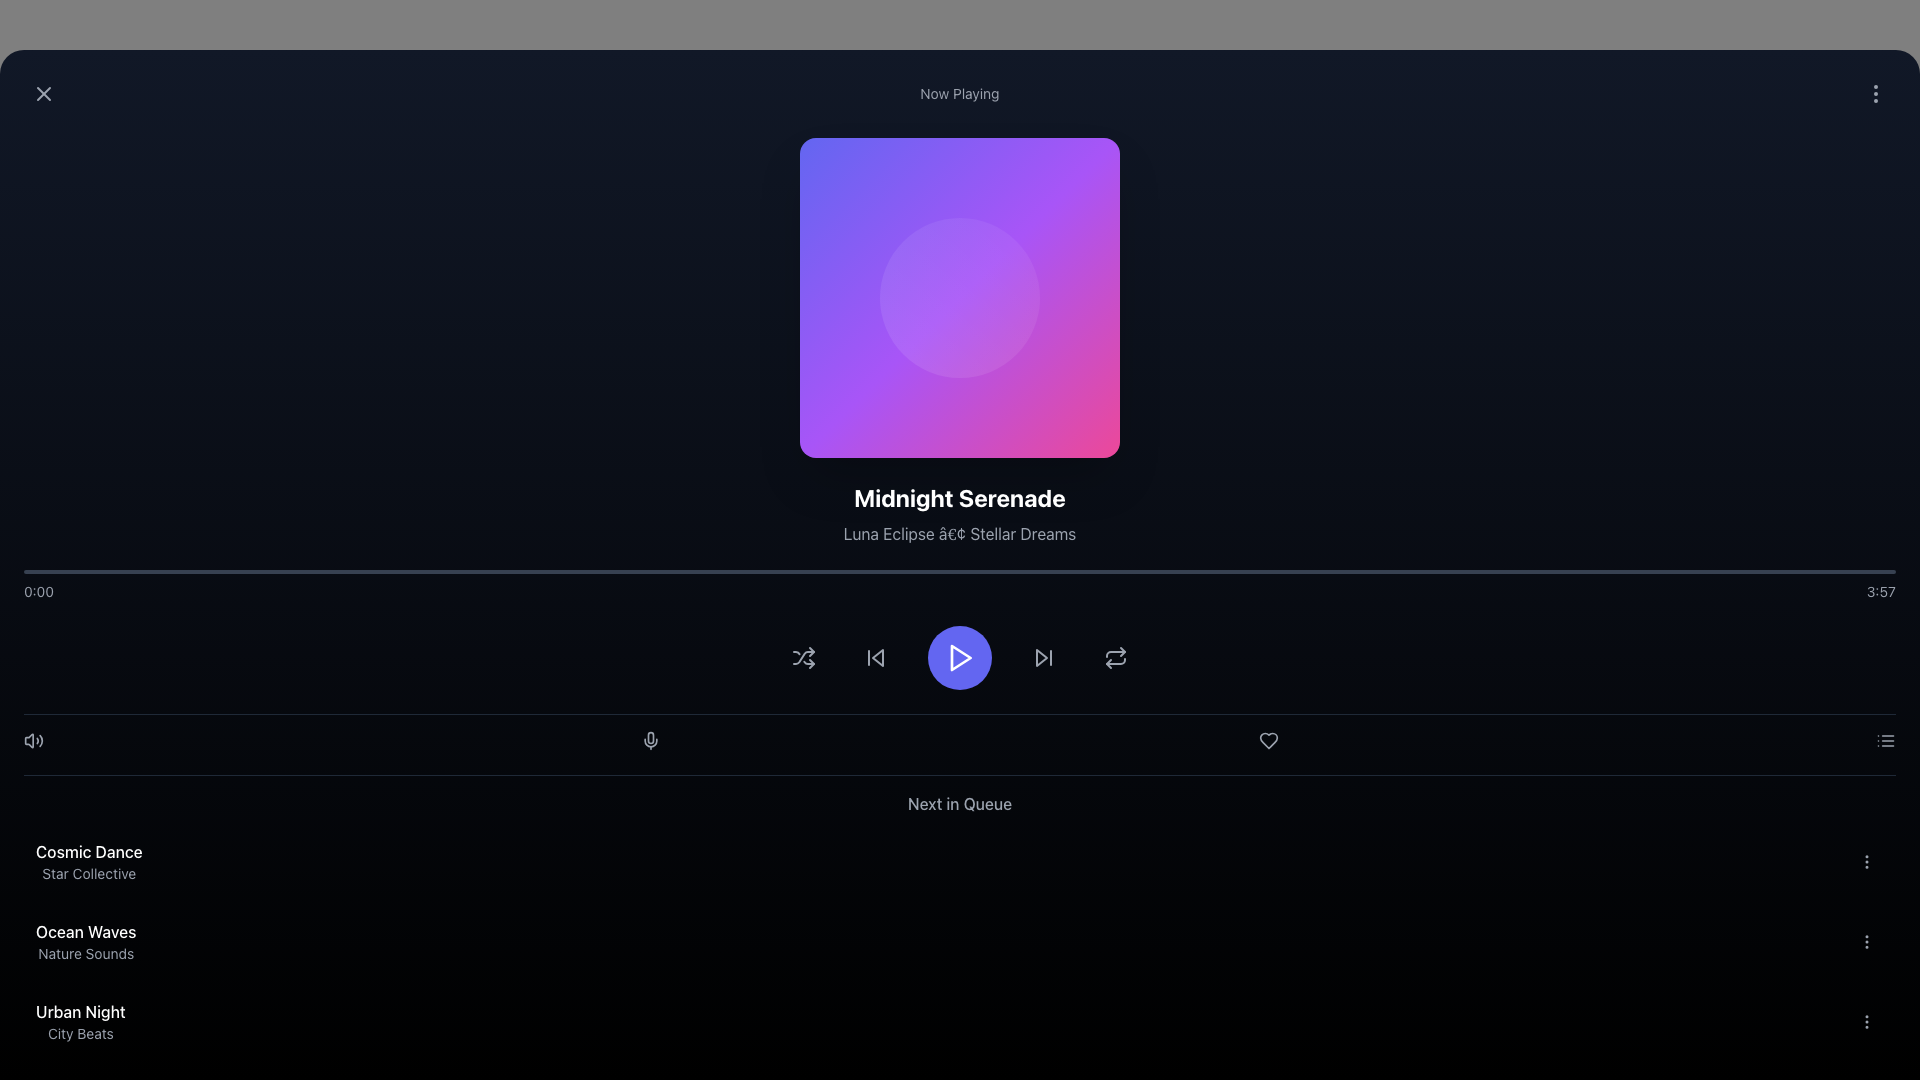 Image resolution: width=1920 pixels, height=1080 pixels. I want to click on the playback progress, so click(884, 571).